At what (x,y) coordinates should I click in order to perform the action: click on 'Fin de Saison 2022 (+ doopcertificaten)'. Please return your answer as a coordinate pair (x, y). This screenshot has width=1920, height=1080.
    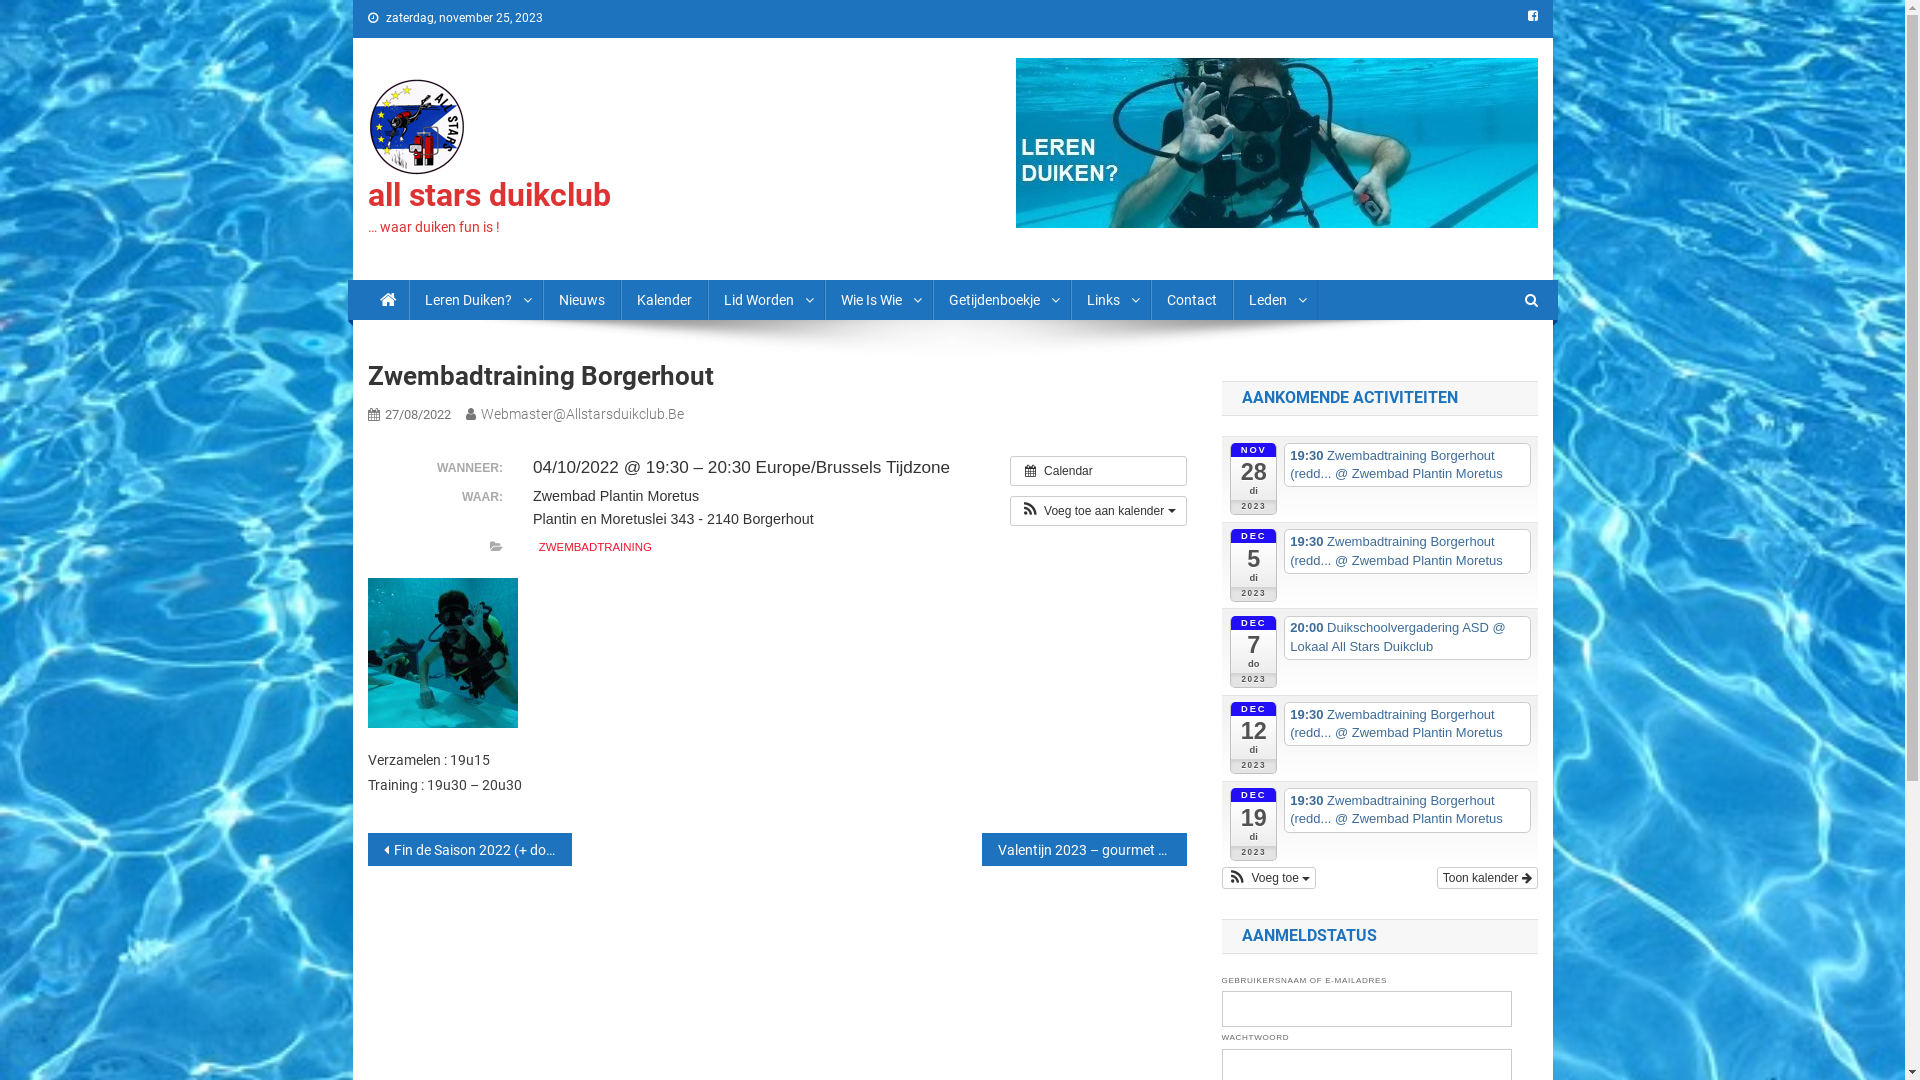
    Looking at the image, I should click on (368, 849).